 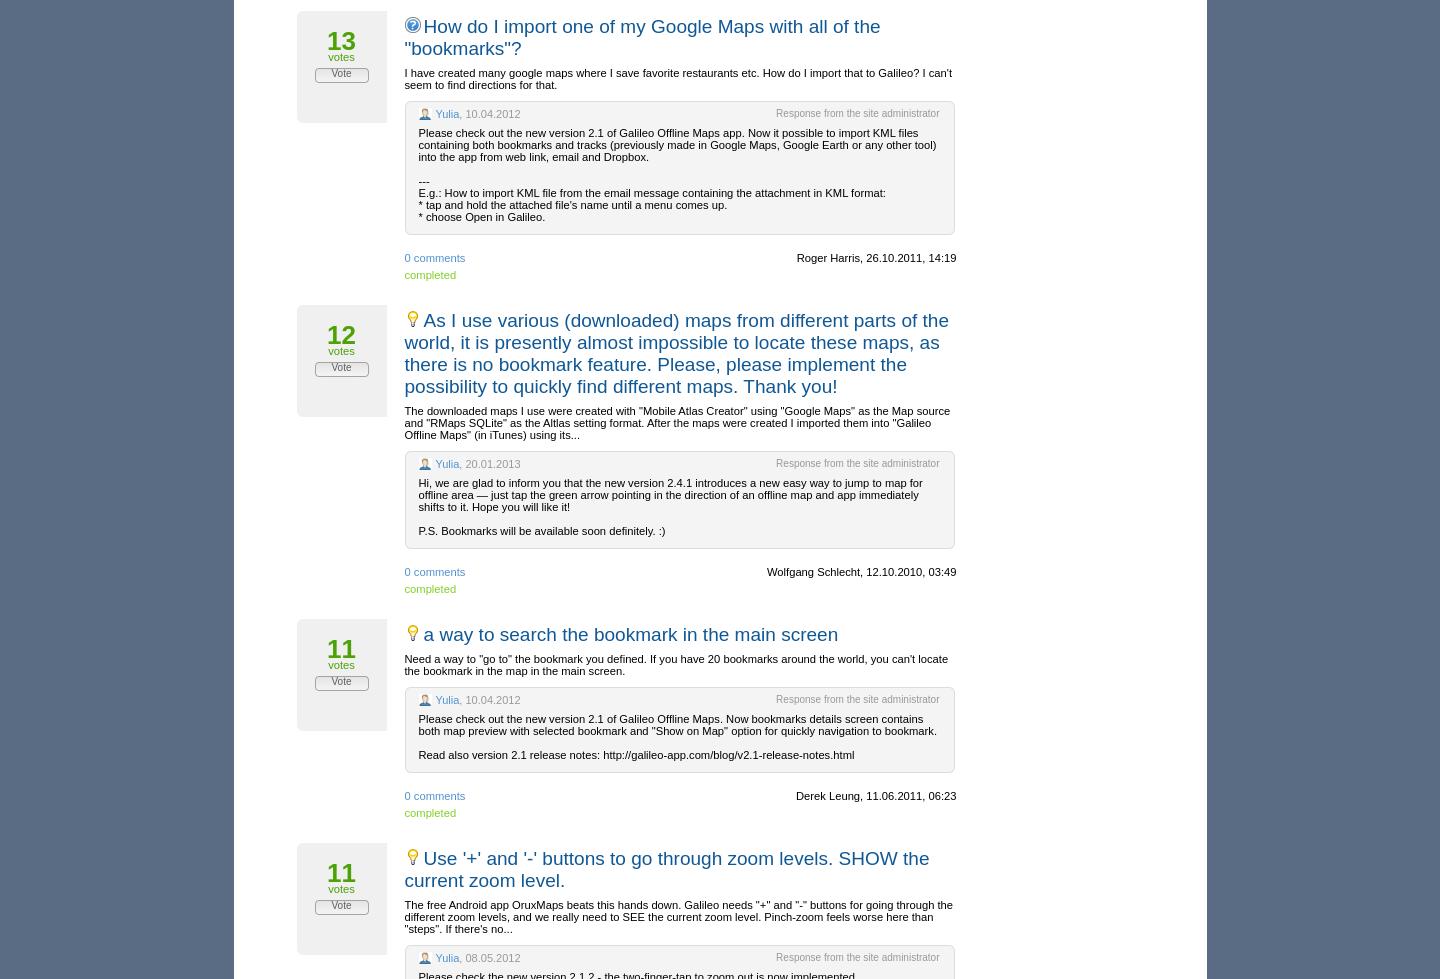 What do you see at coordinates (670, 493) in the screenshot?
I see `'Hi, we are glad to inform you that the new version 2.4.1 introduces a new easy way to jump to map for offline area — just tap the green arrow pointing in the direction of an offline map and app immediately shifts to it. Hope you will like it!'` at bounding box center [670, 493].